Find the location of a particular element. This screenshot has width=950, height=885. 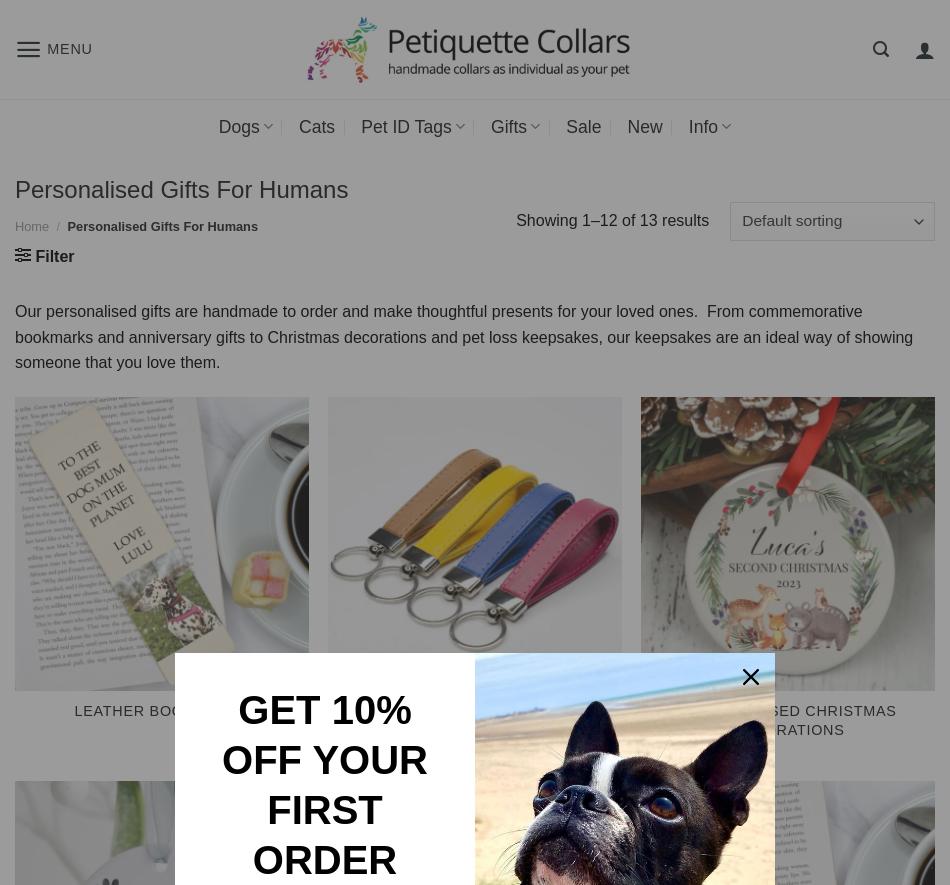

'Showing 1–12 of 13 results' is located at coordinates (612, 218).